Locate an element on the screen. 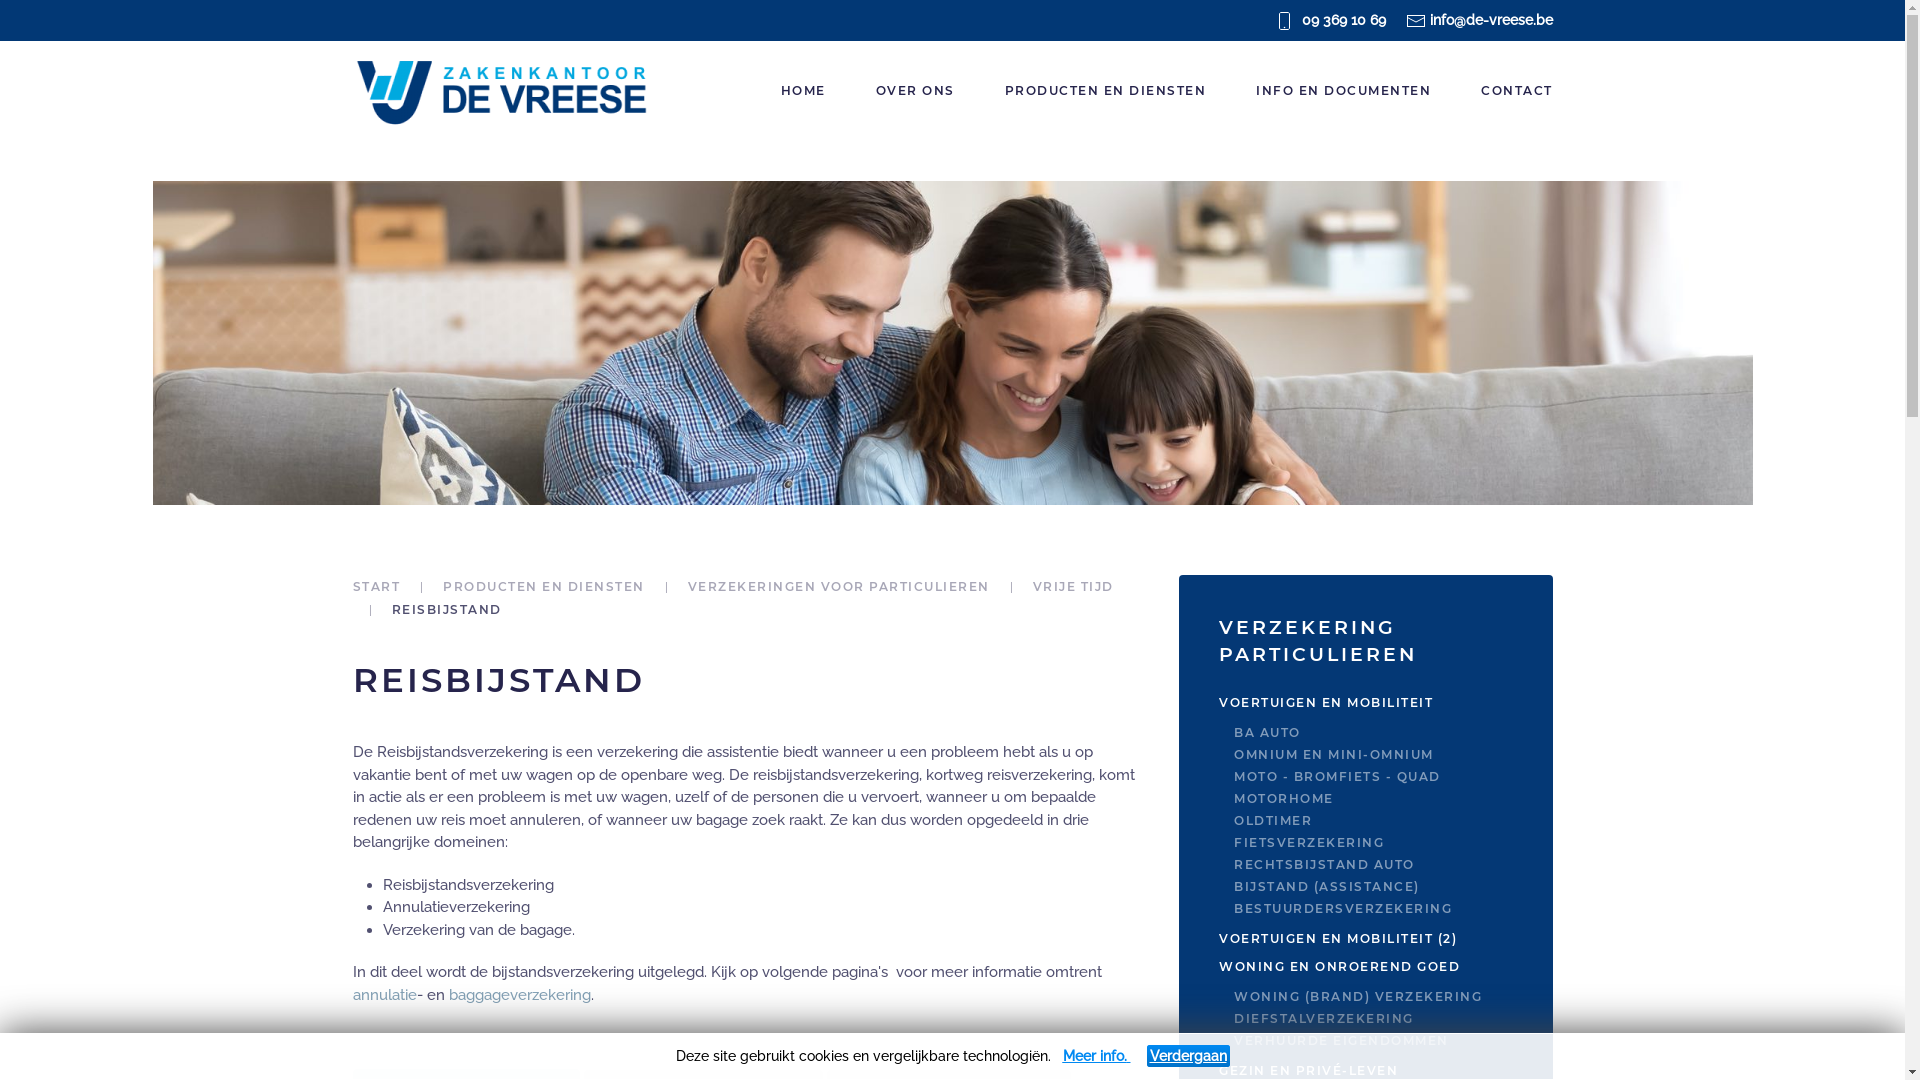 The height and width of the screenshot is (1080, 1920). 'BESTUURDERSVERZEKERING' is located at coordinates (1391, 909).